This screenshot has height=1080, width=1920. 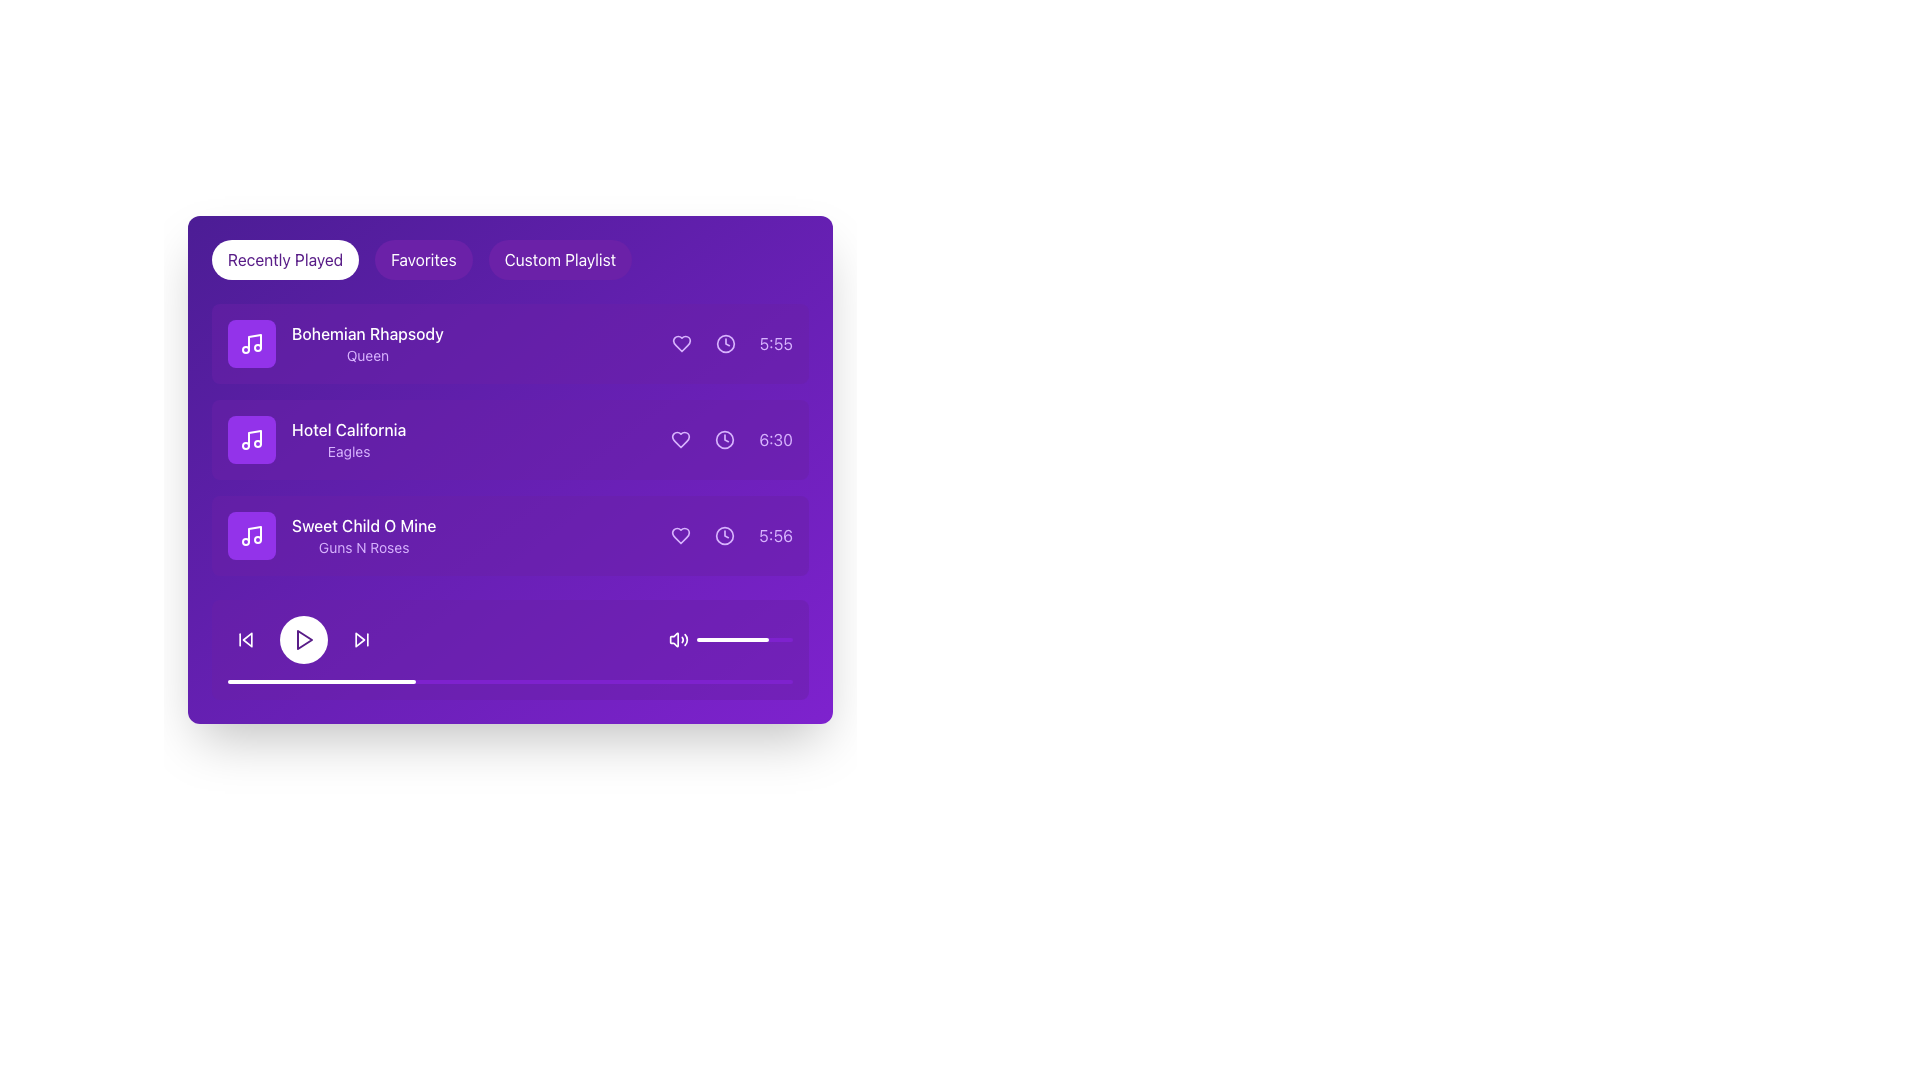 I want to click on the digital time display text label showing '6:30' in bold purple font, located on the second row of the list to the farthest right, so click(x=775, y=438).